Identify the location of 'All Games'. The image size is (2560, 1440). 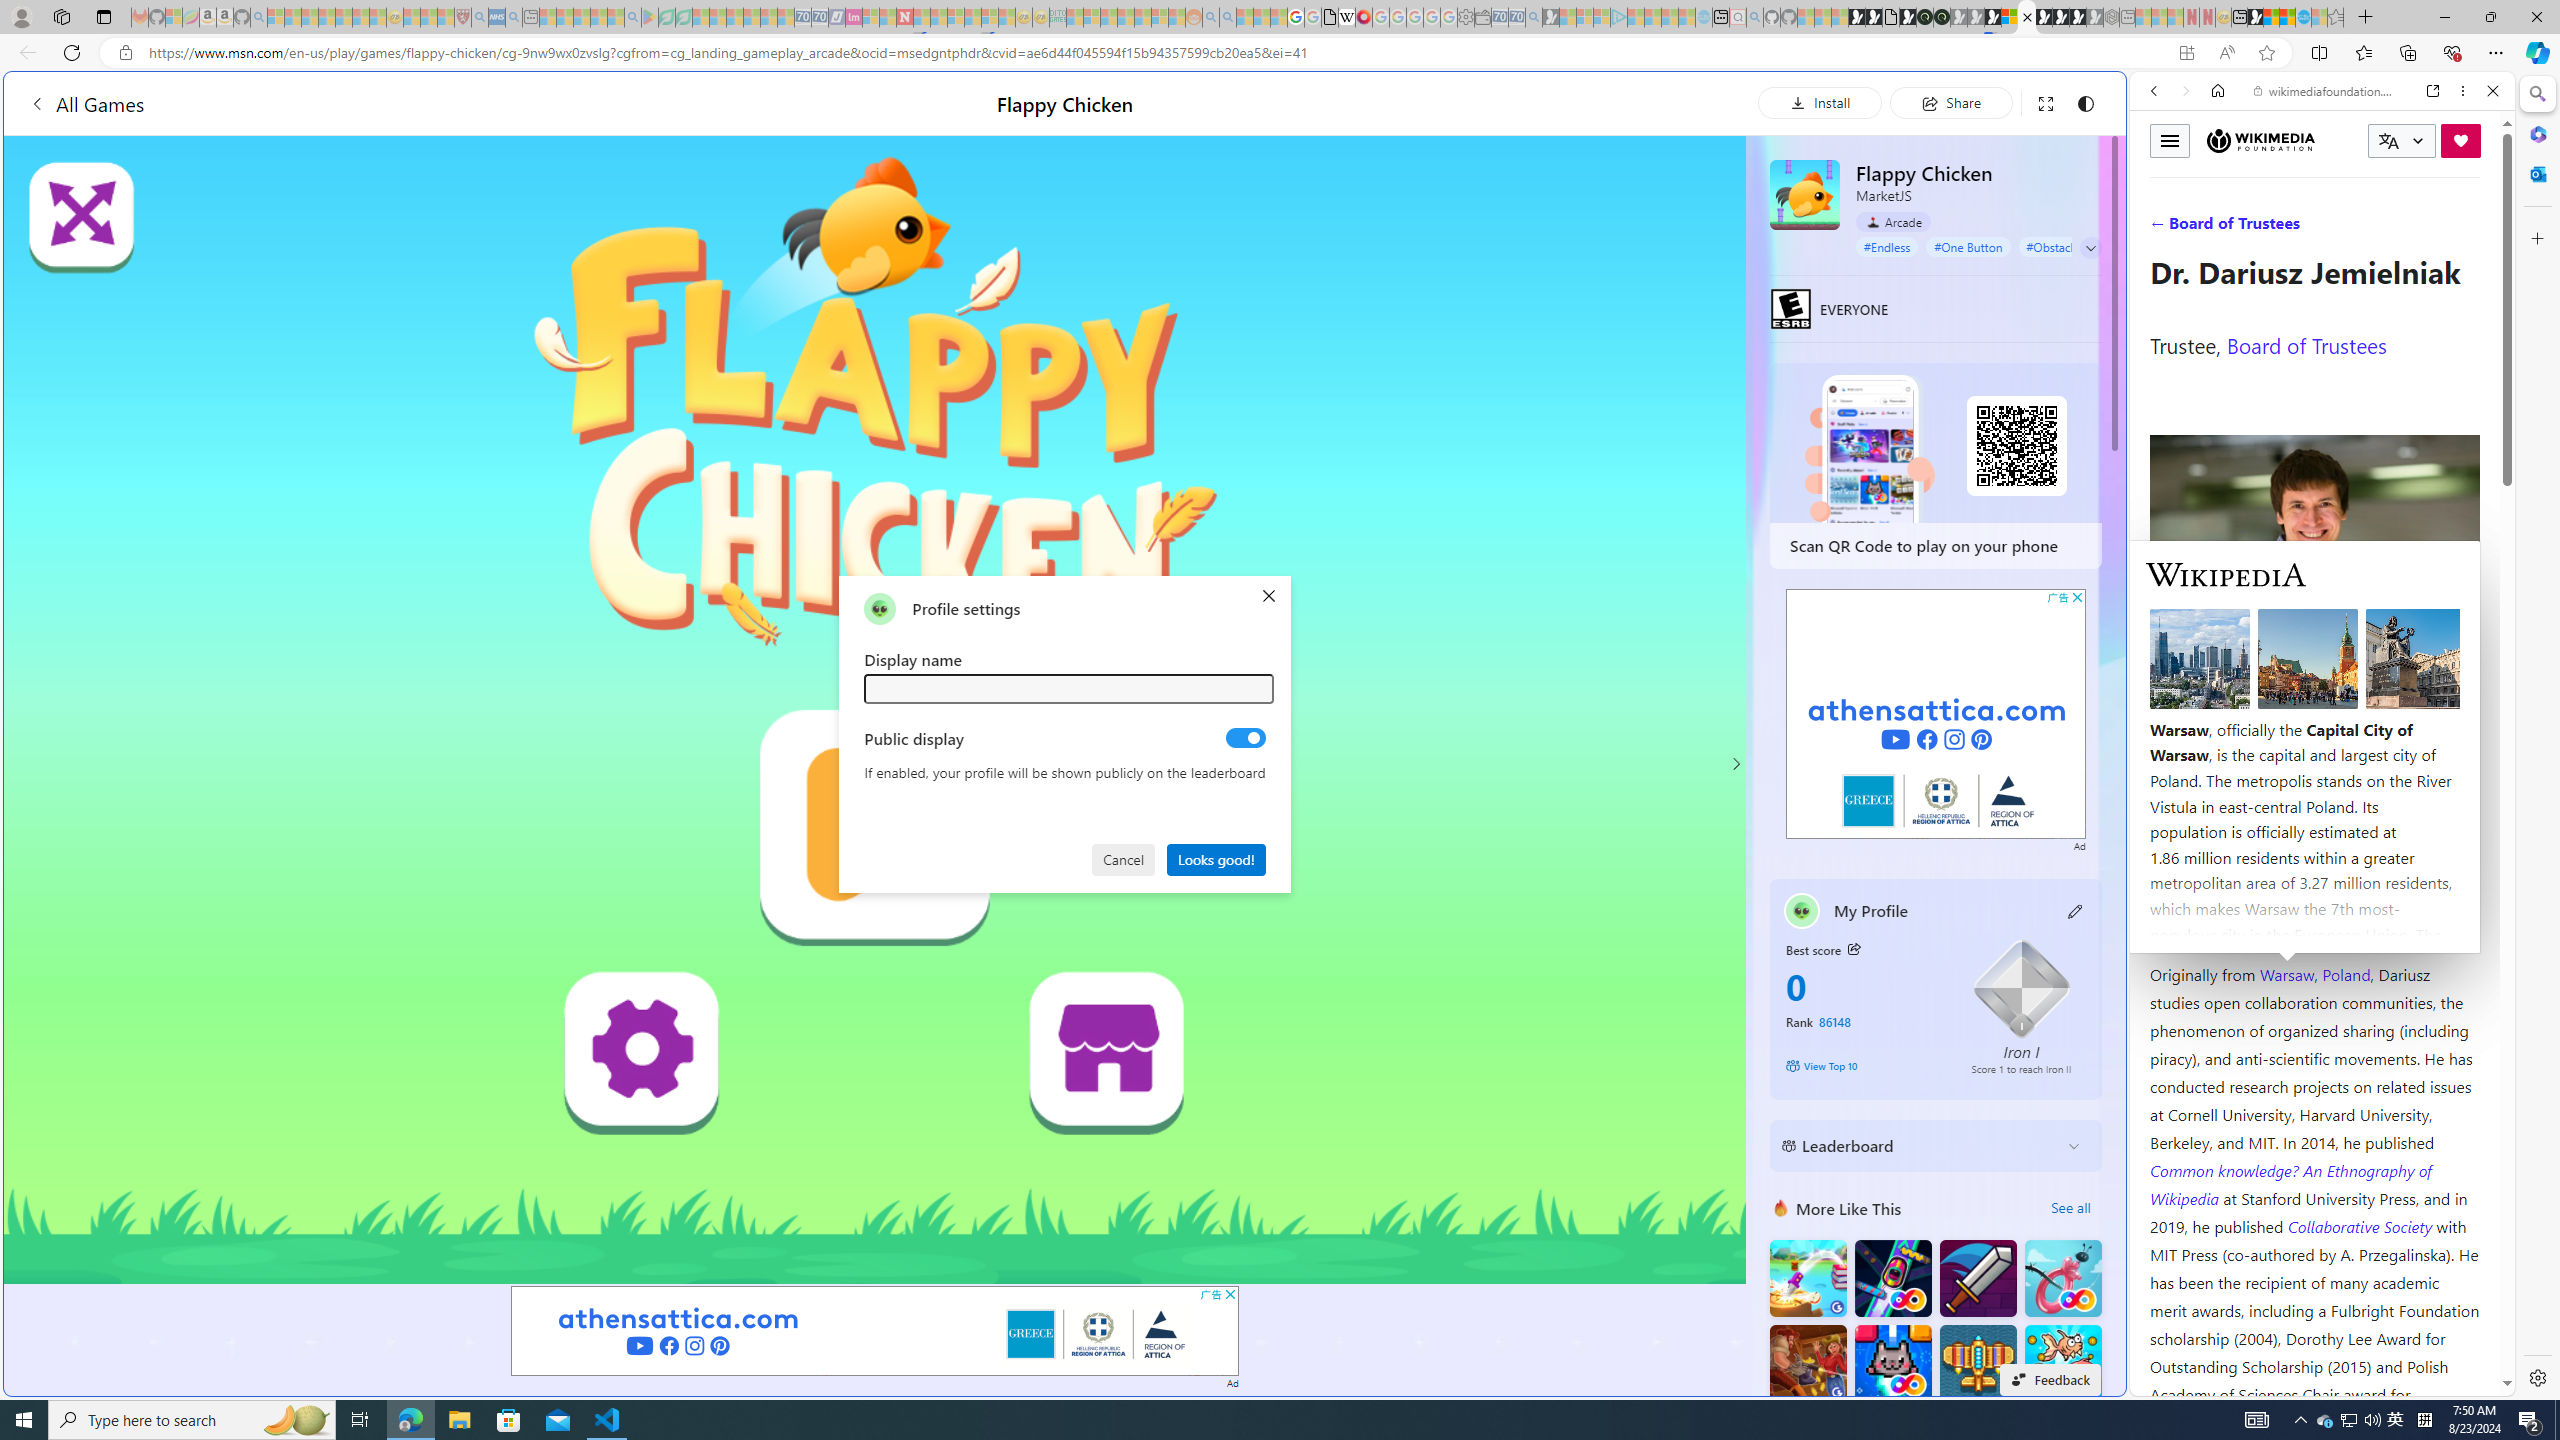
(86, 103).